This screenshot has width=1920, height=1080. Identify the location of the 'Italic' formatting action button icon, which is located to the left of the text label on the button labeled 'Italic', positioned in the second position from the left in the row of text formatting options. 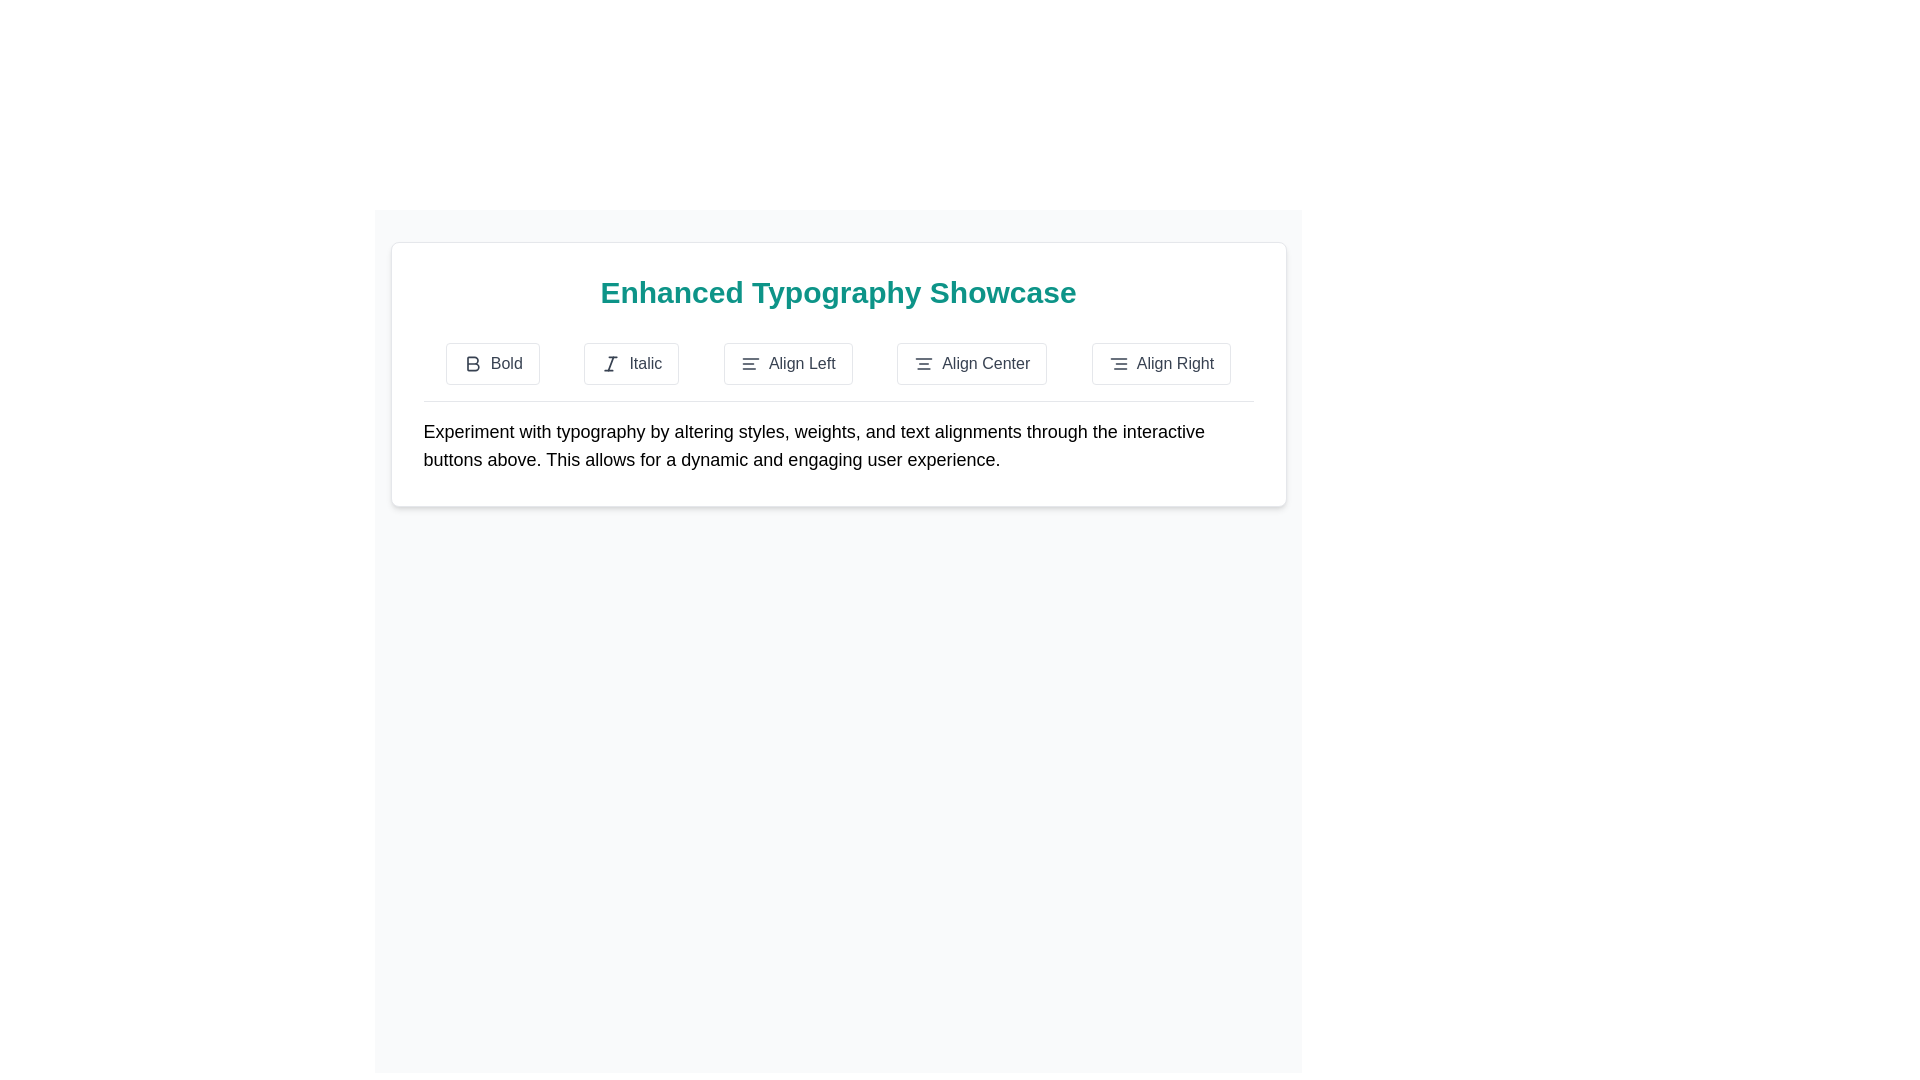
(610, 363).